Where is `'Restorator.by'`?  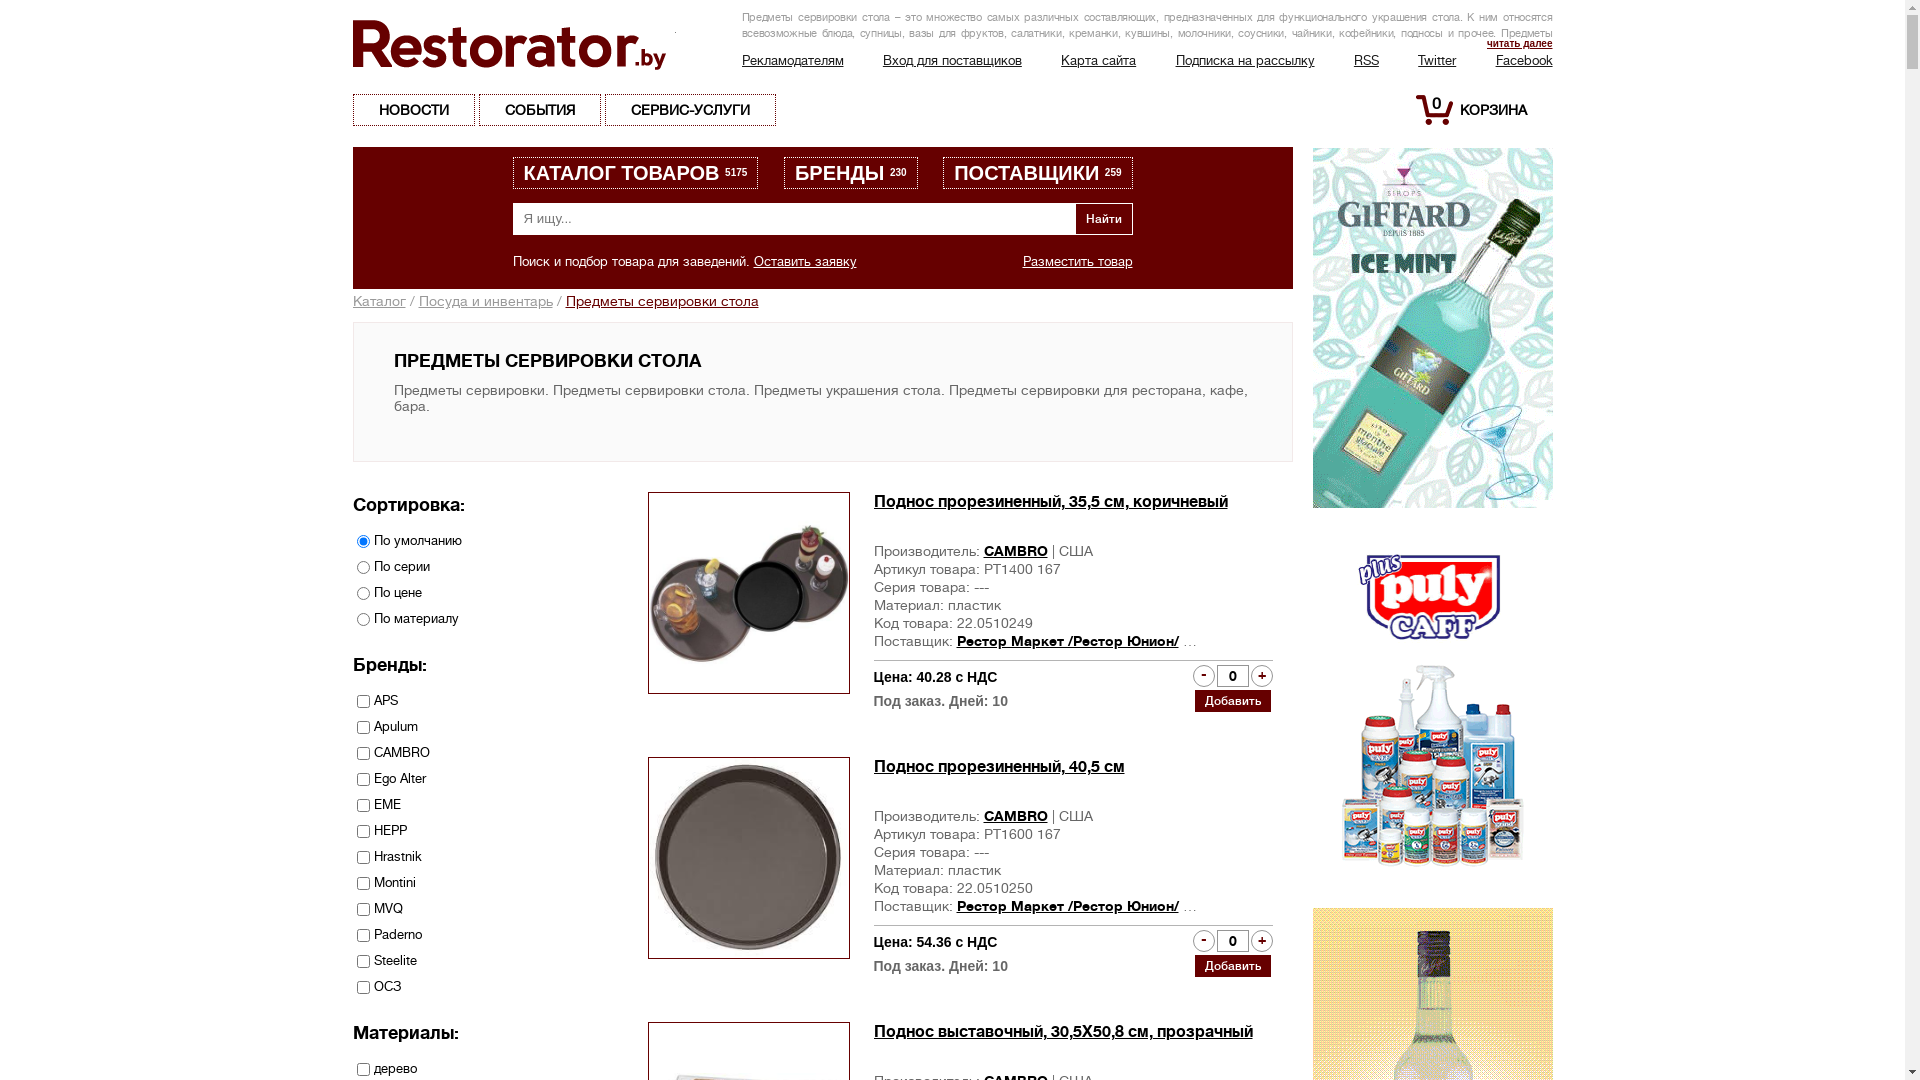
'Restorator.by' is located at coordinates (513, 43).